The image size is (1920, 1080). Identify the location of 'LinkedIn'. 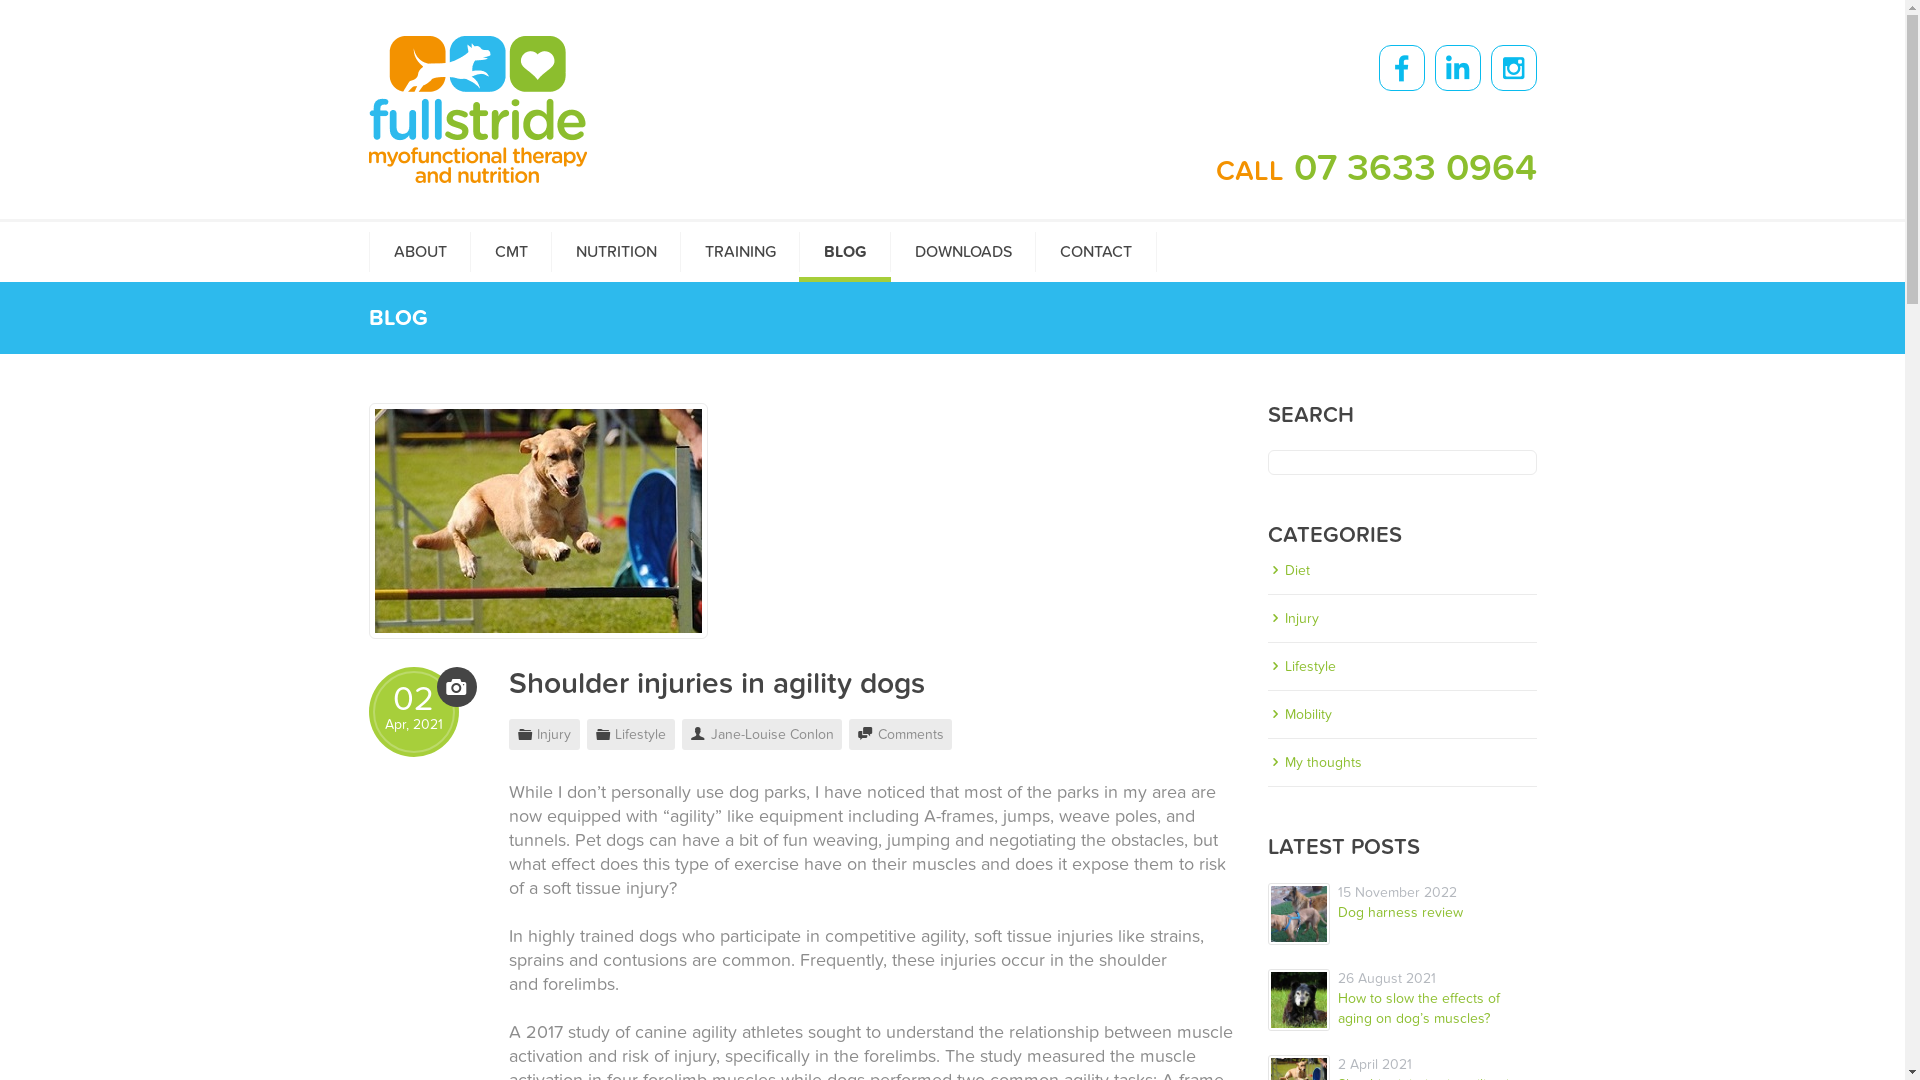
(1433, 67).